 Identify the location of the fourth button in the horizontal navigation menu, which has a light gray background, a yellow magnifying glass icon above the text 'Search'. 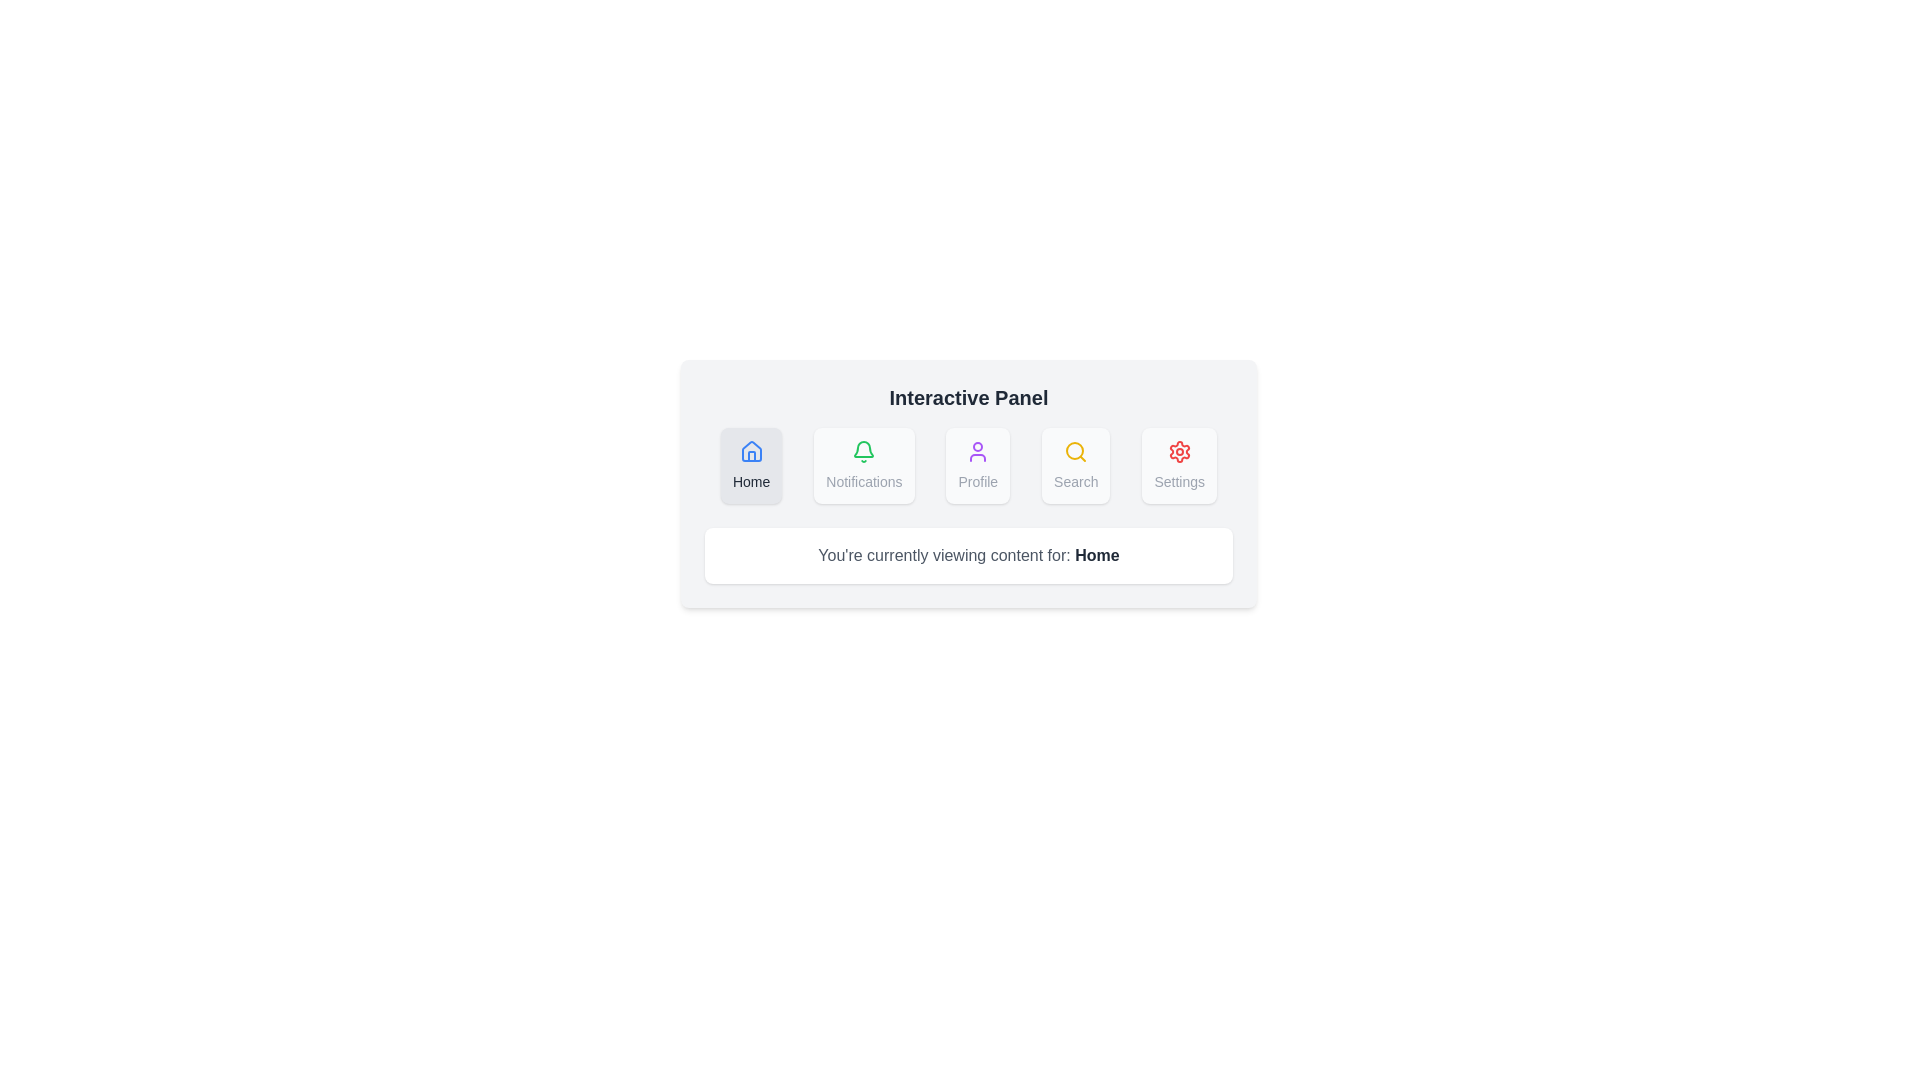
(1075, 466).